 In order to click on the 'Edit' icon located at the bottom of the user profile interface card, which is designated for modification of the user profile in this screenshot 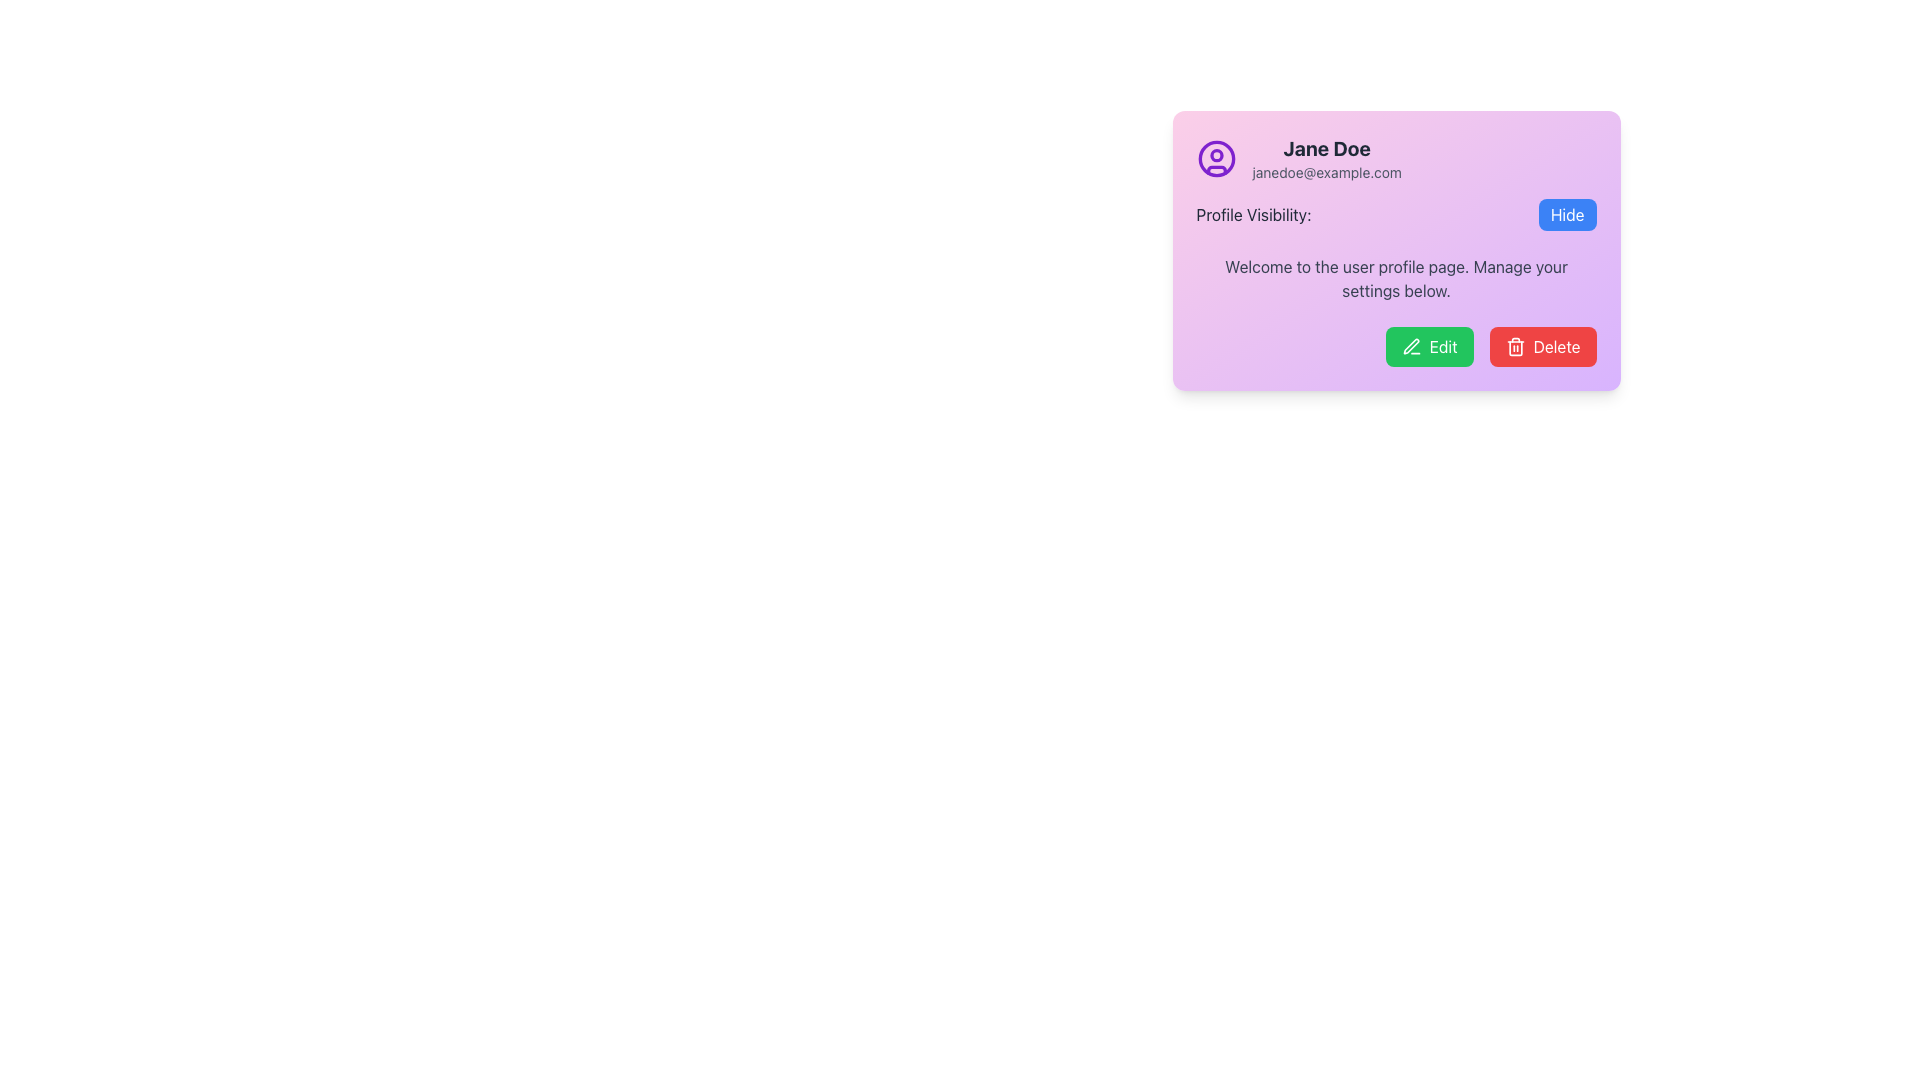, I will do `click(1410, 345)`.